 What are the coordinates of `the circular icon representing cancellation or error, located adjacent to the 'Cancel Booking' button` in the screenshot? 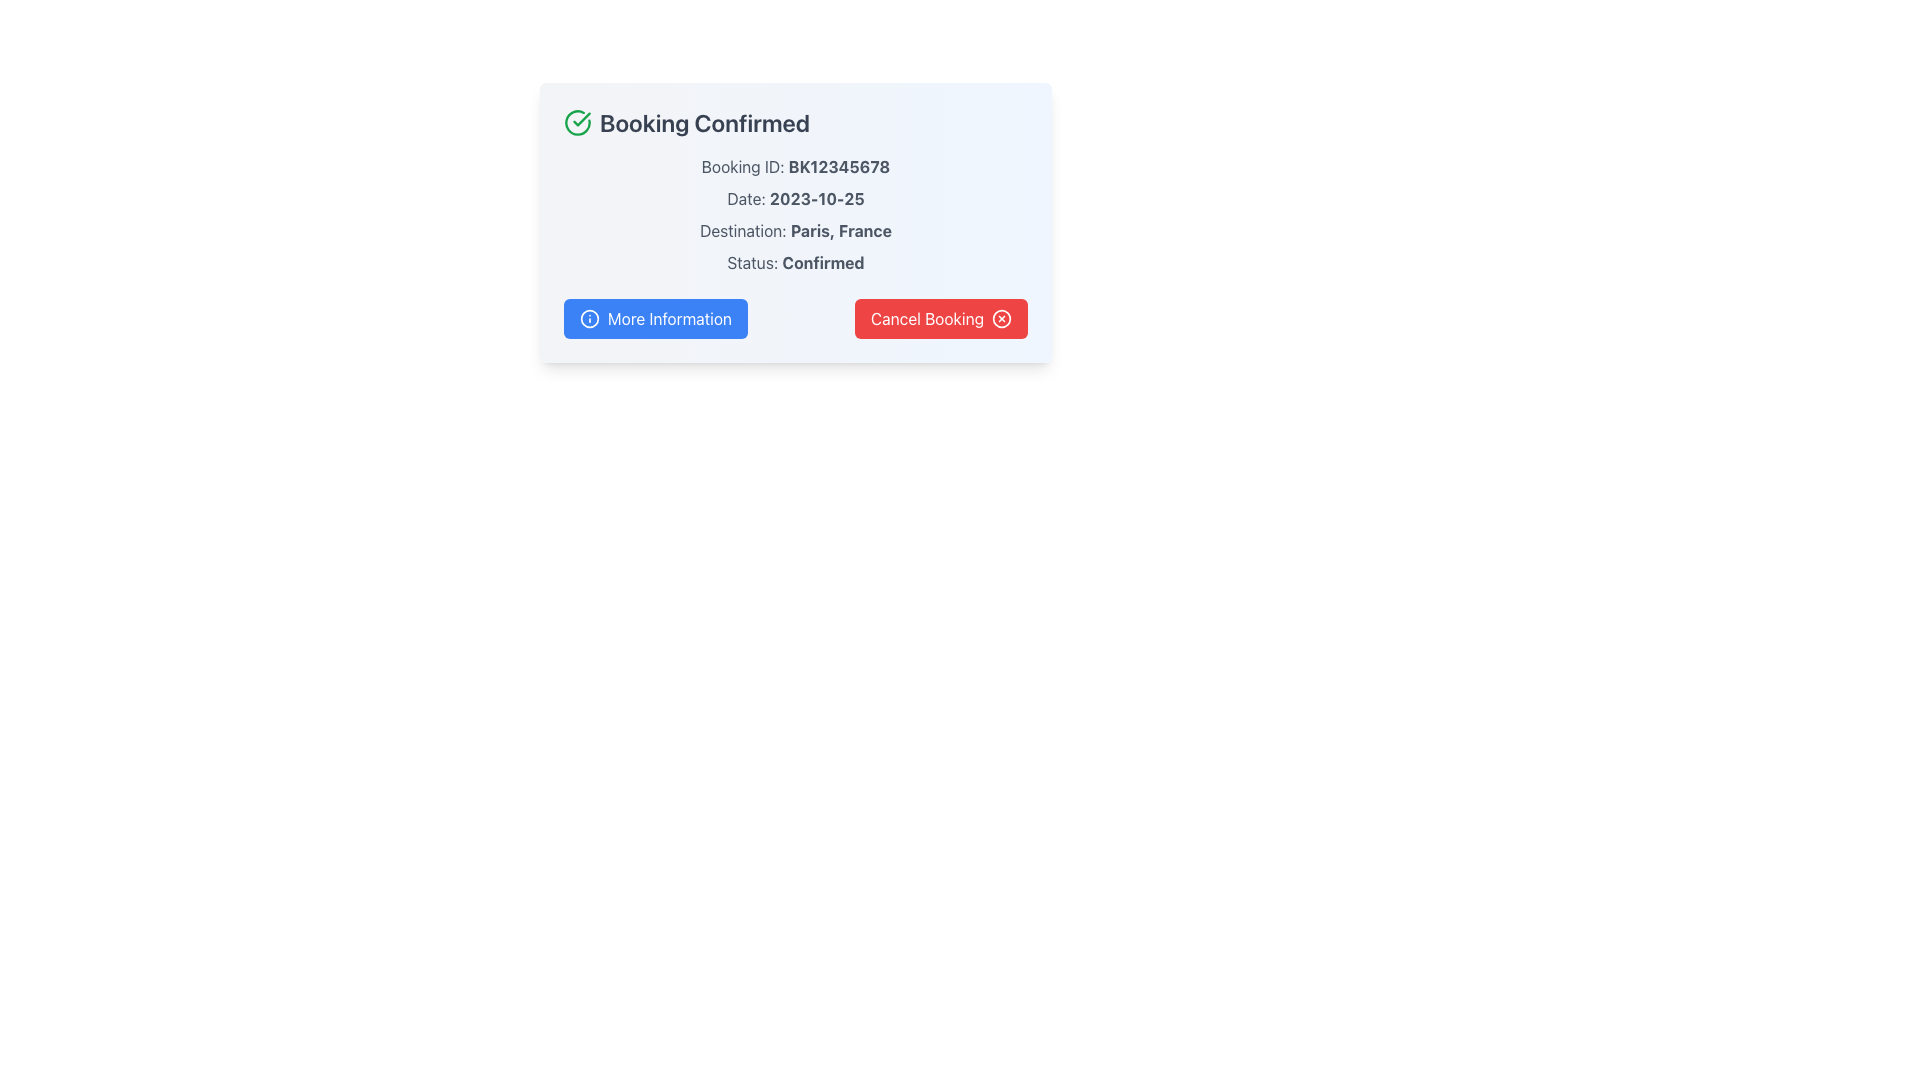 It's located at (1002, 318).